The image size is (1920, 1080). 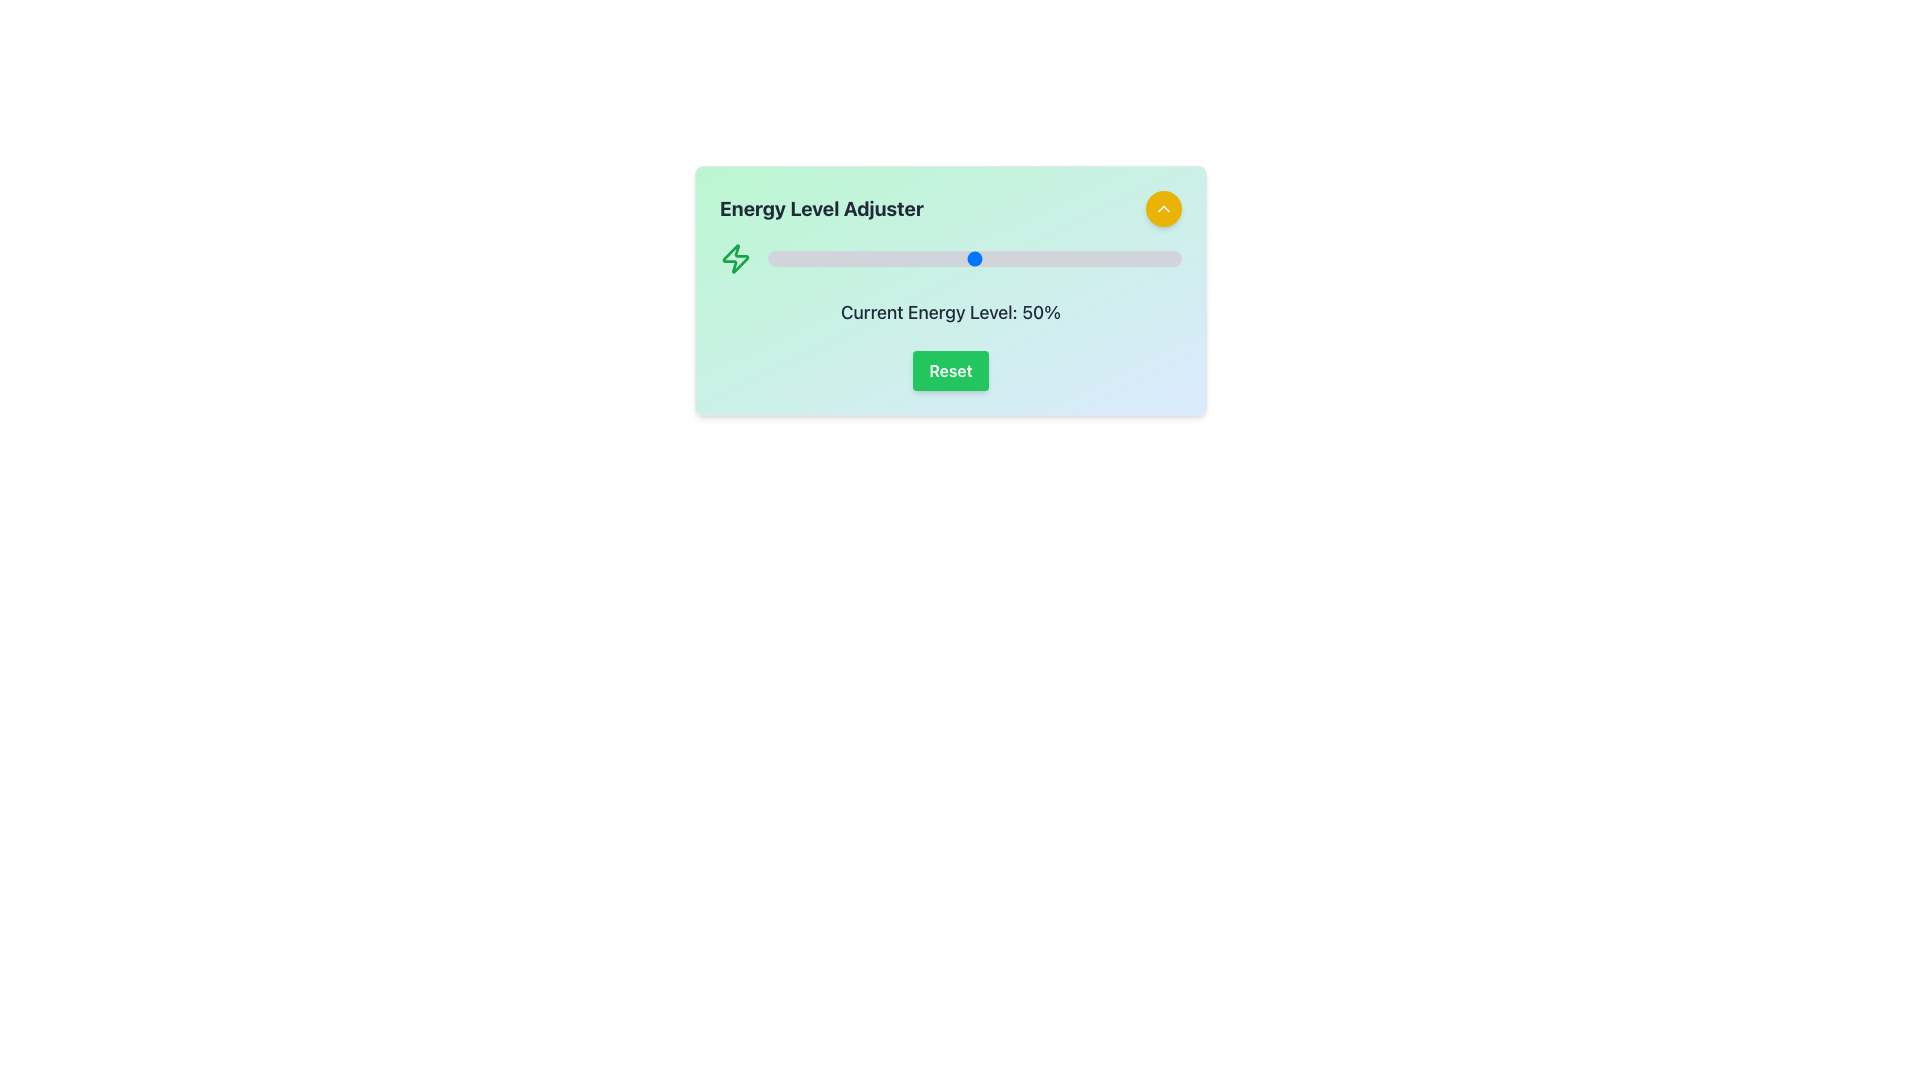 I want to click on the energy level, so click(x=854, y=257).